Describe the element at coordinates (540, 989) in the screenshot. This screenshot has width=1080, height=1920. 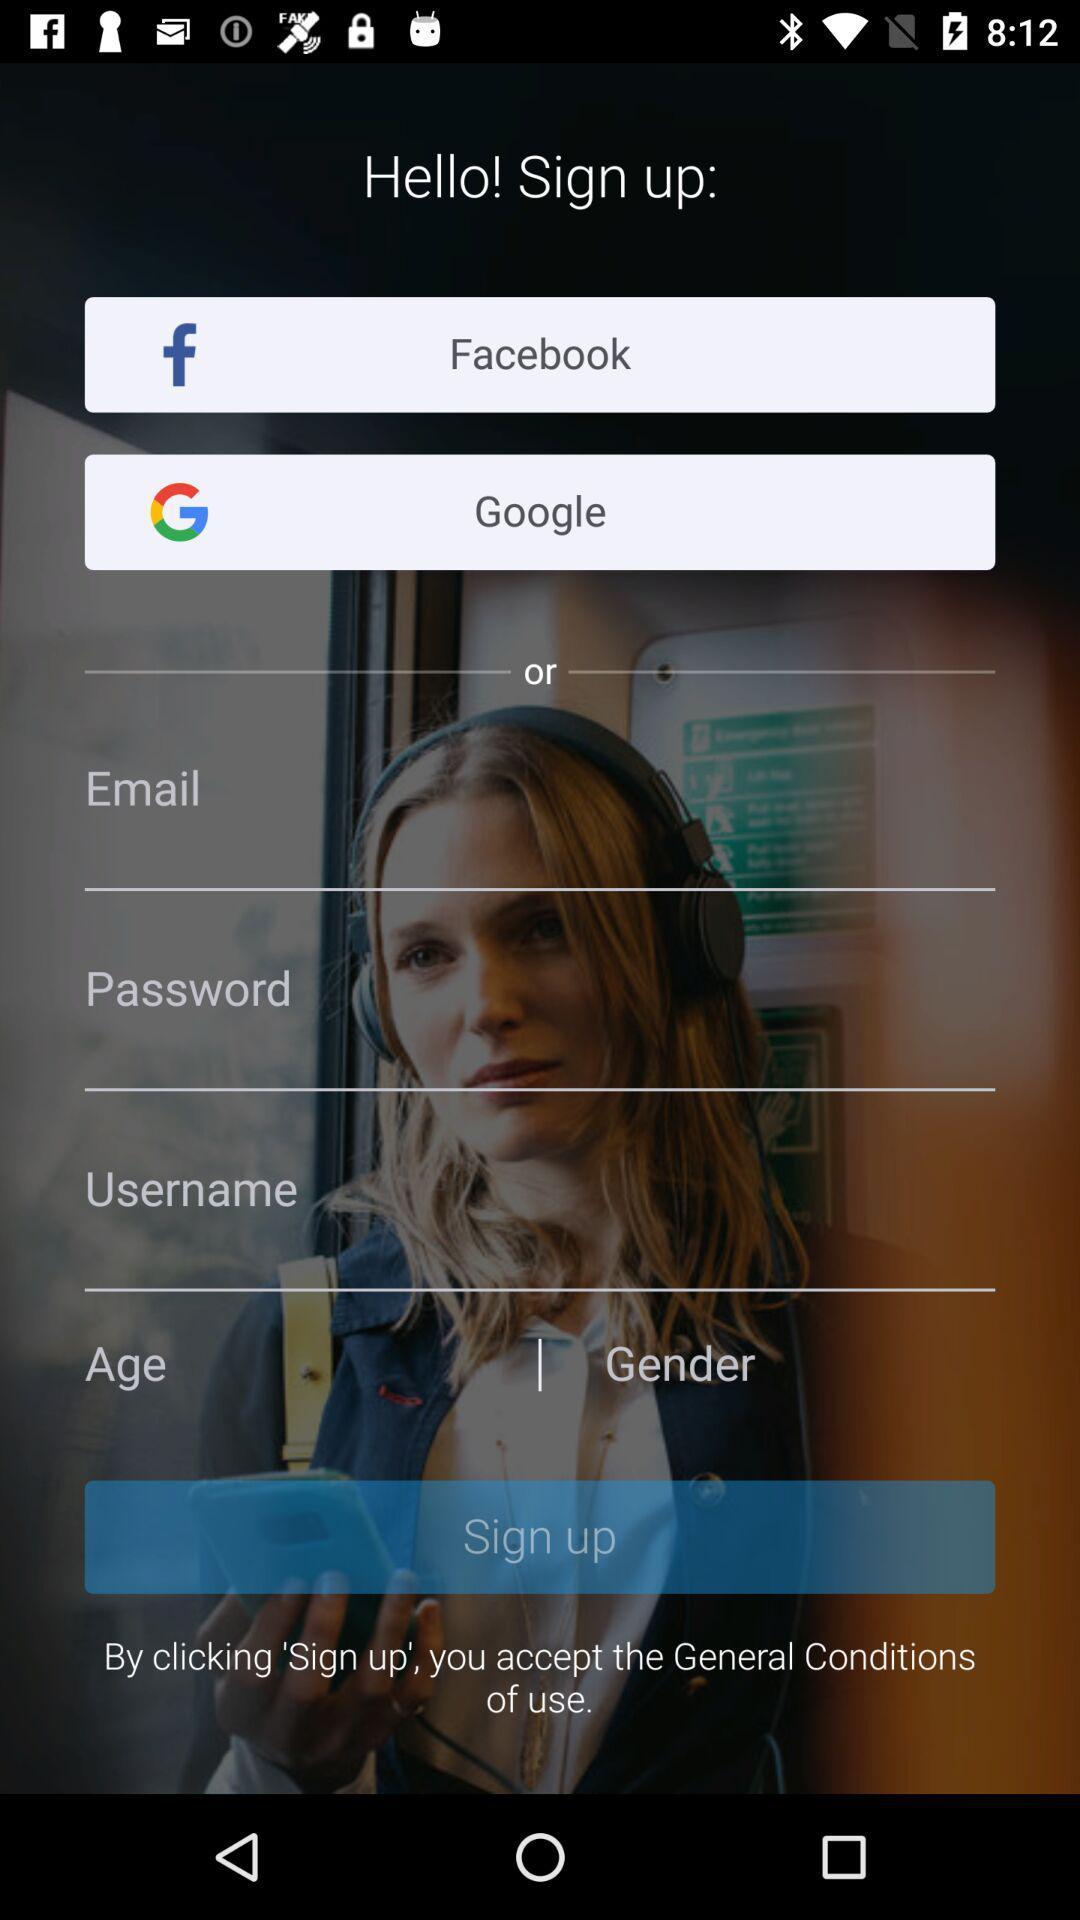
I see `space to enter password` at that location.